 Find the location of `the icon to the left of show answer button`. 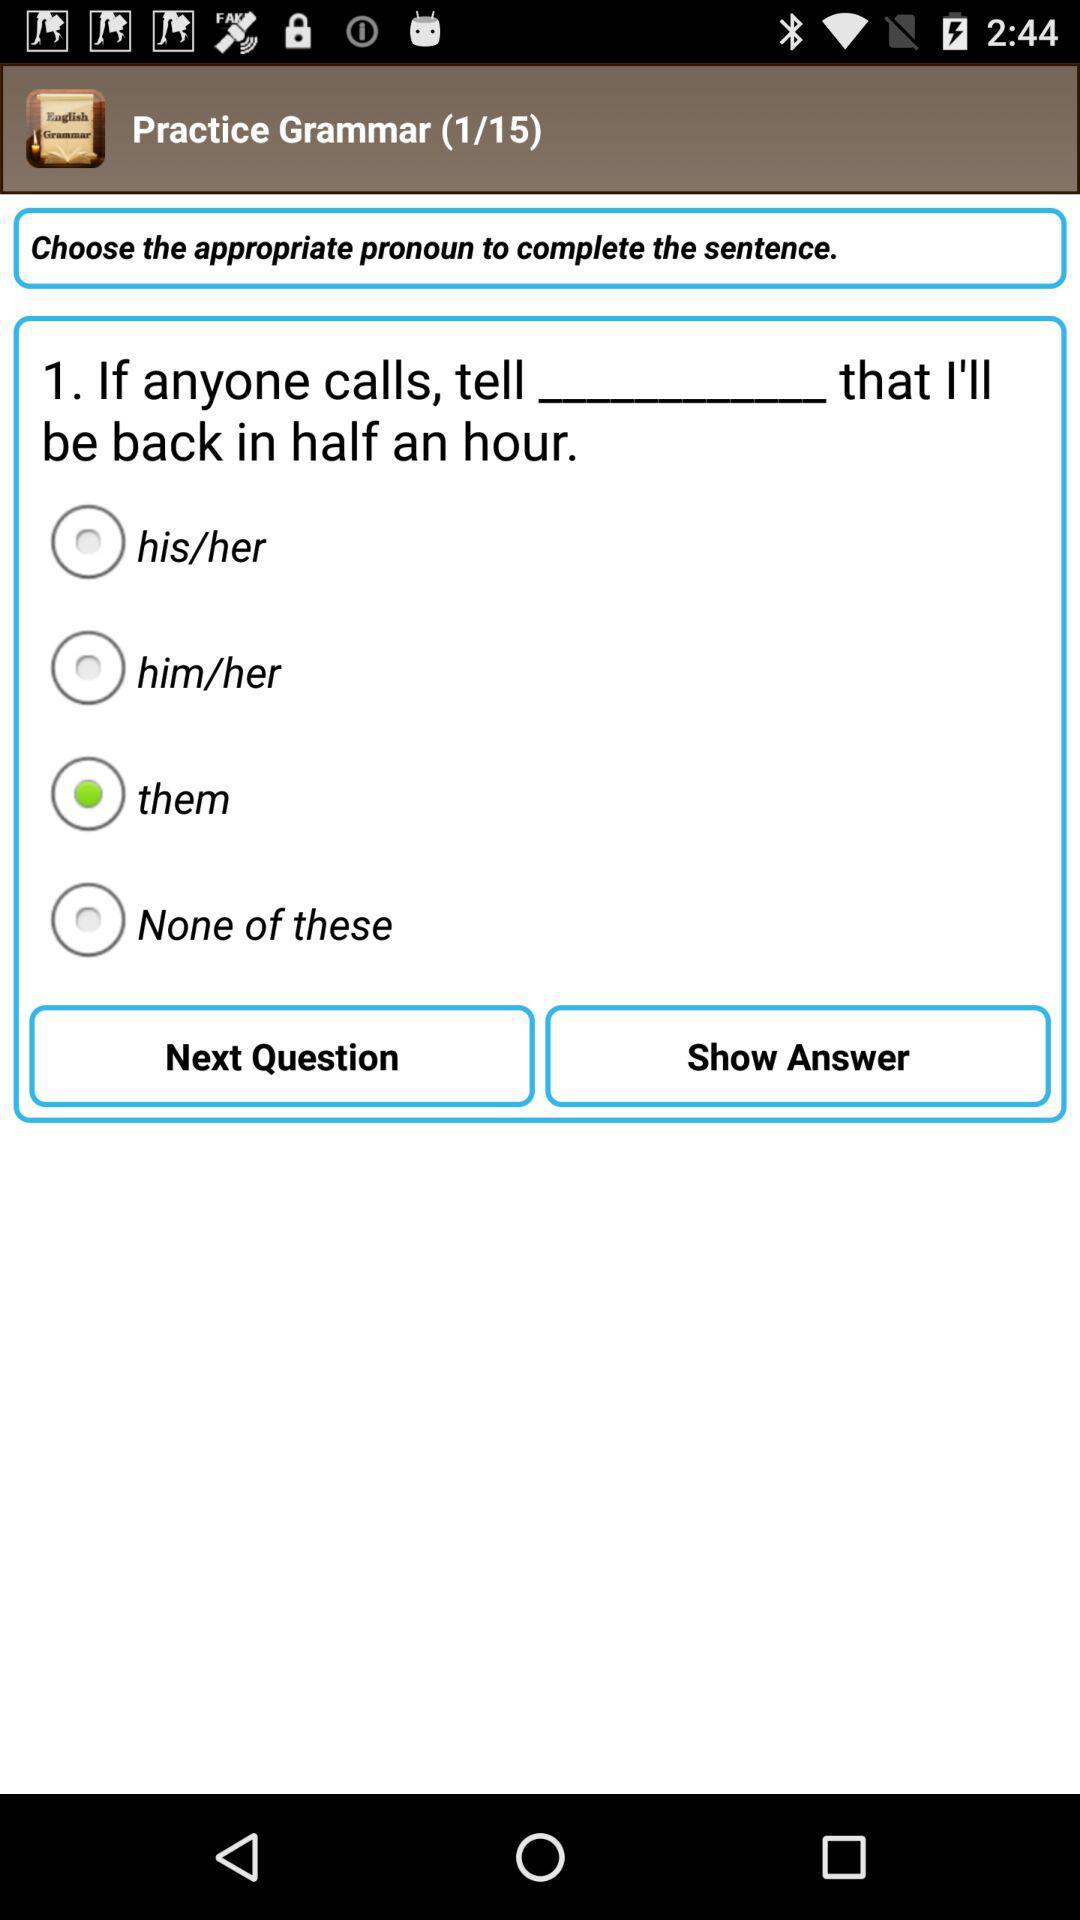

the icon to the left of show answer button is located at coordinates (215, 922).